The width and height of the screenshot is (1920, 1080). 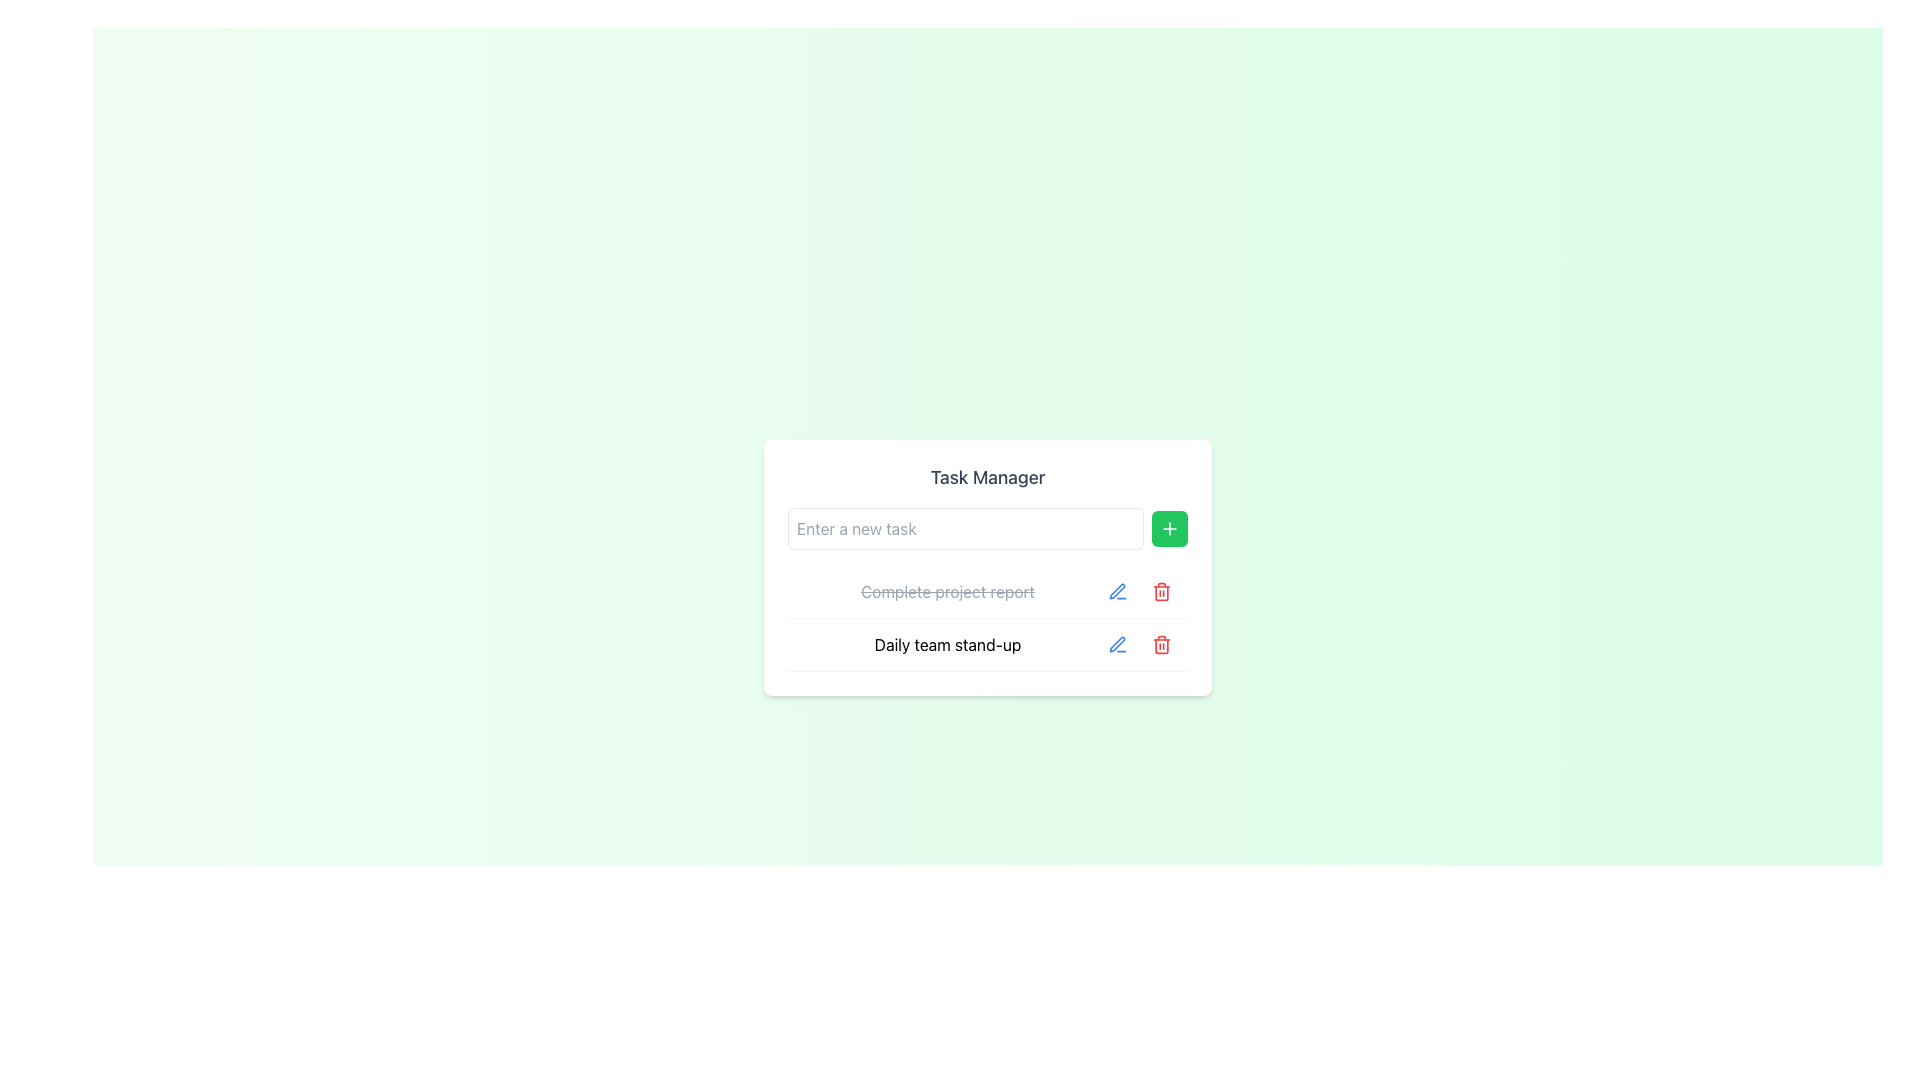 I want to click on the small 'plus' icon button, which is outlined in green and located to the right of the 'Enter a new task' input field in the 'Task Manager' panel, to initiate the add task action, so click(x=1170, y=527).